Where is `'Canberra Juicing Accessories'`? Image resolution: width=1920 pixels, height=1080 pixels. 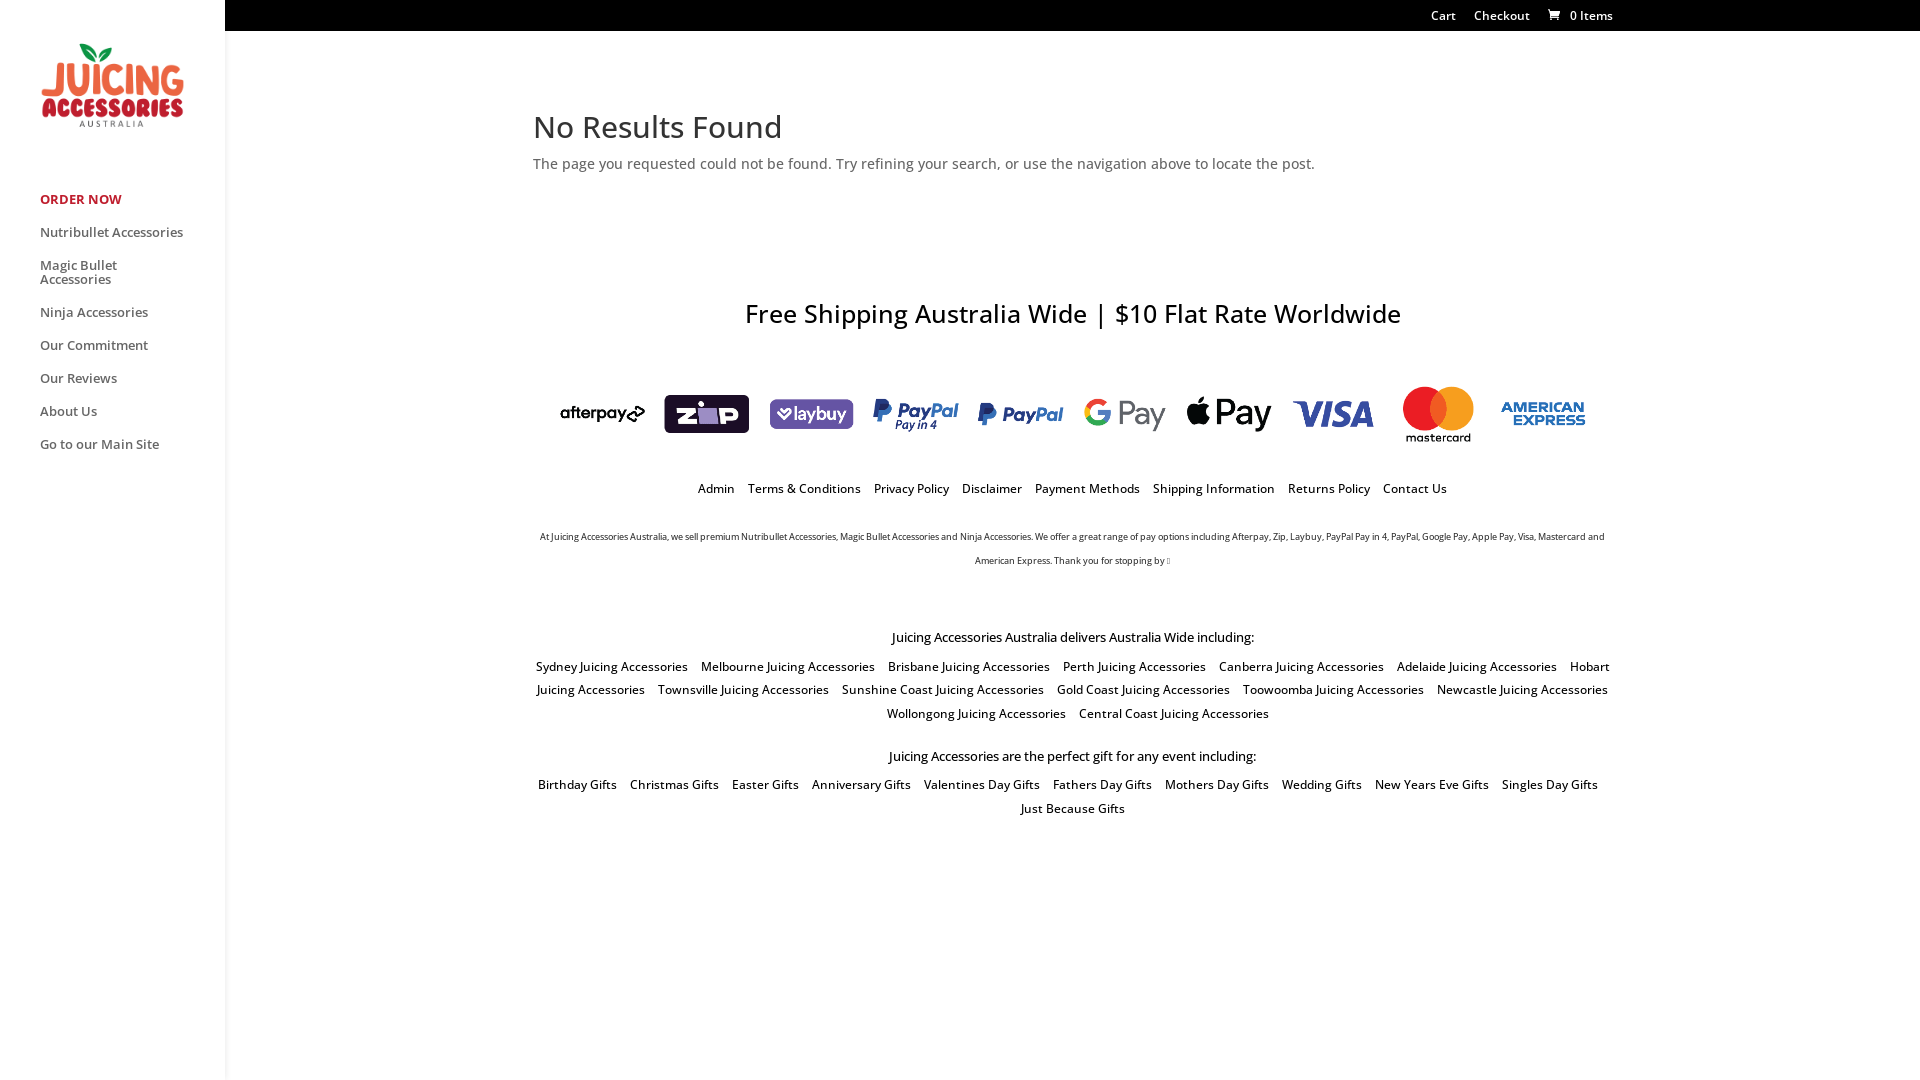 'Canberra Juicing Accessories' is located at coordinates (1300, 666).